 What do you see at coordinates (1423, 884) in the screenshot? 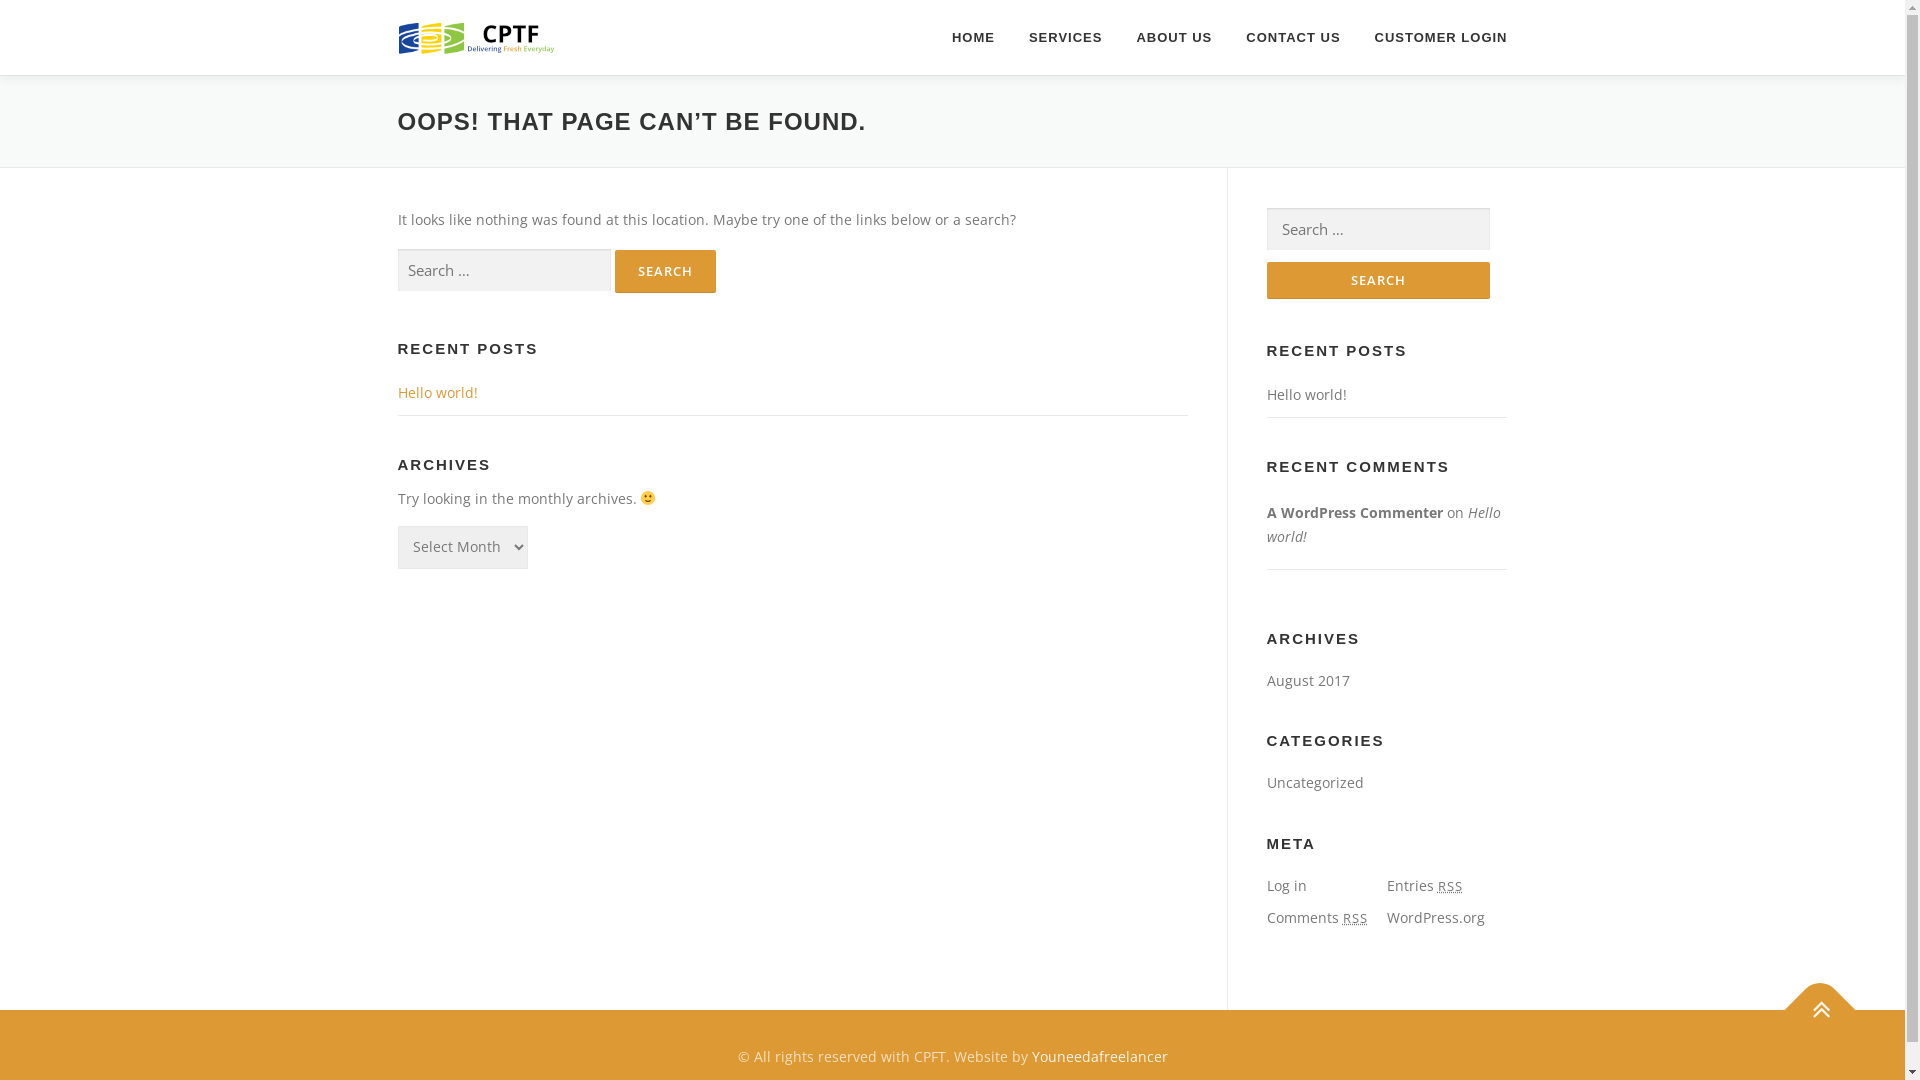
I see `'Entries RSS'` at bounding box center [1423, 884].